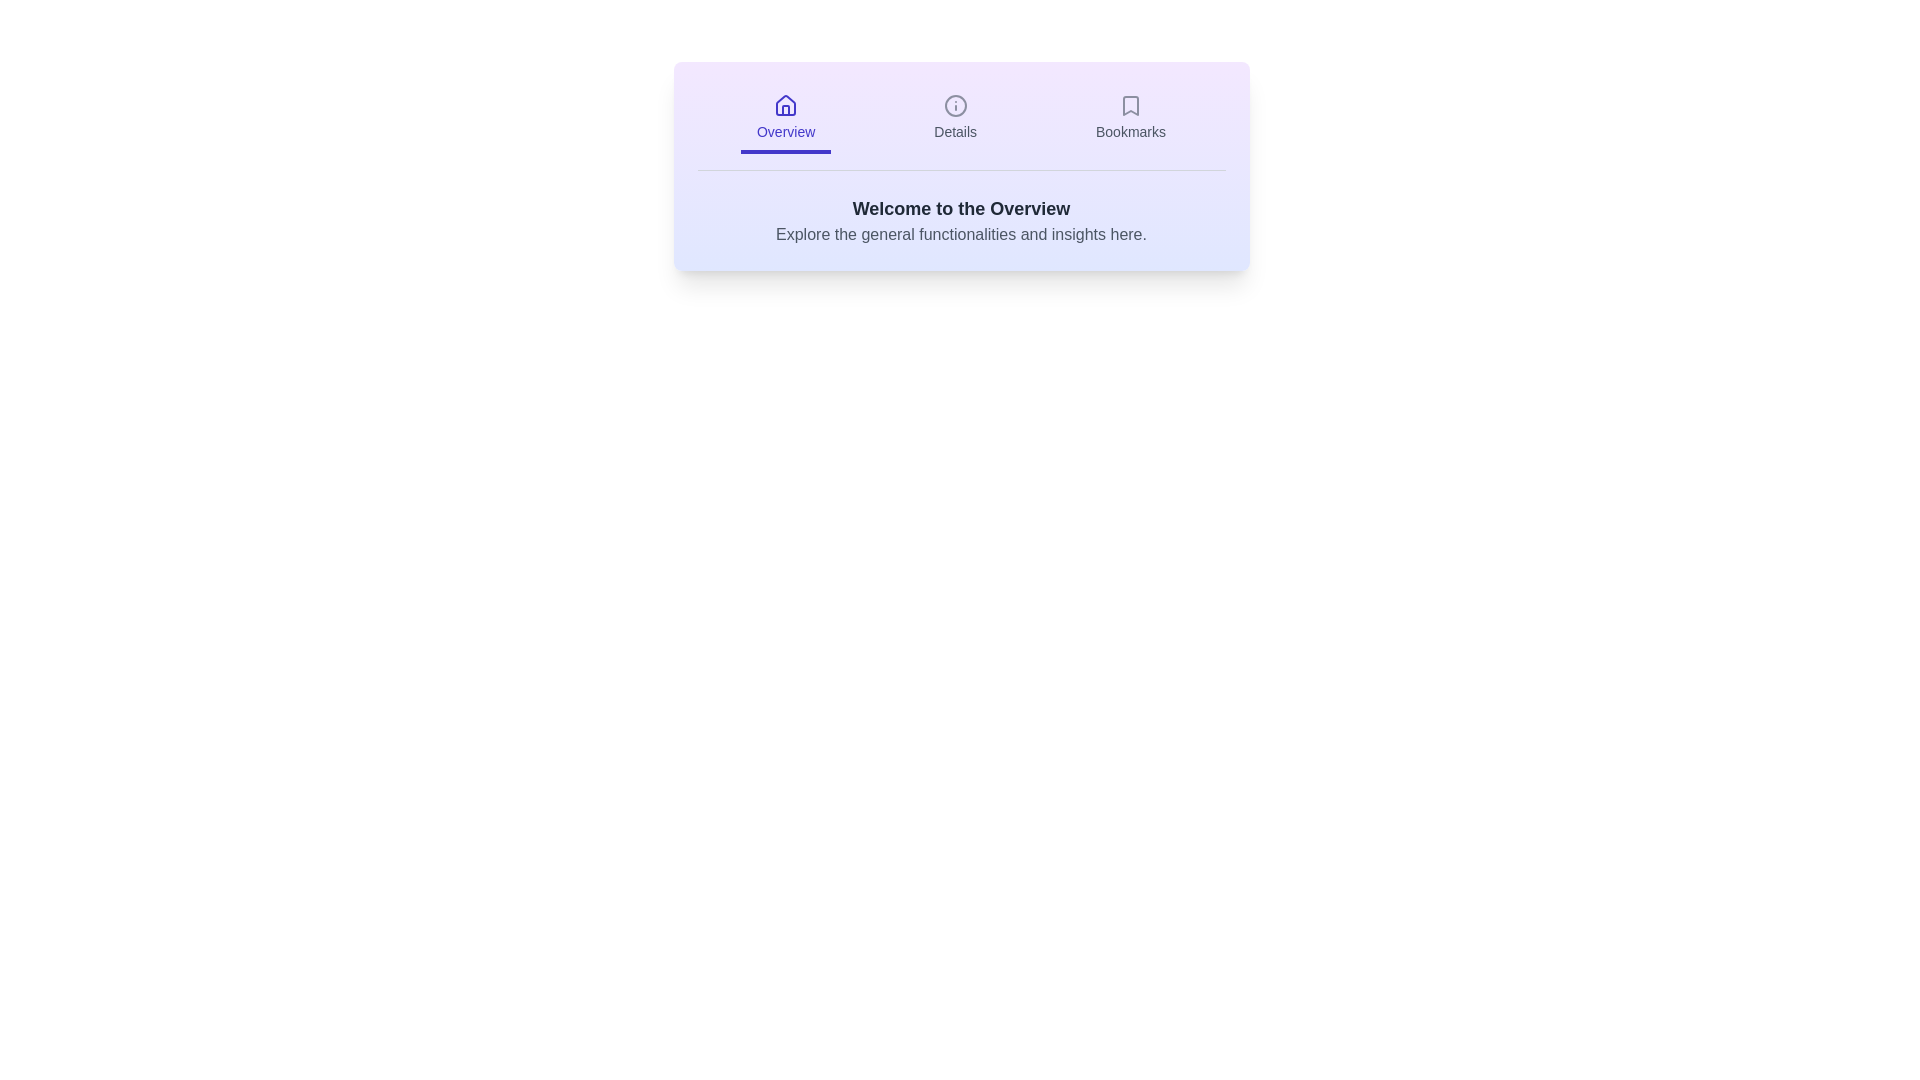 The width and height of the screenshot is (1920, 1080). I want to click on the 'Overview' text label located directly below the house icon in the top-left navigation bar, so click(785, 131).